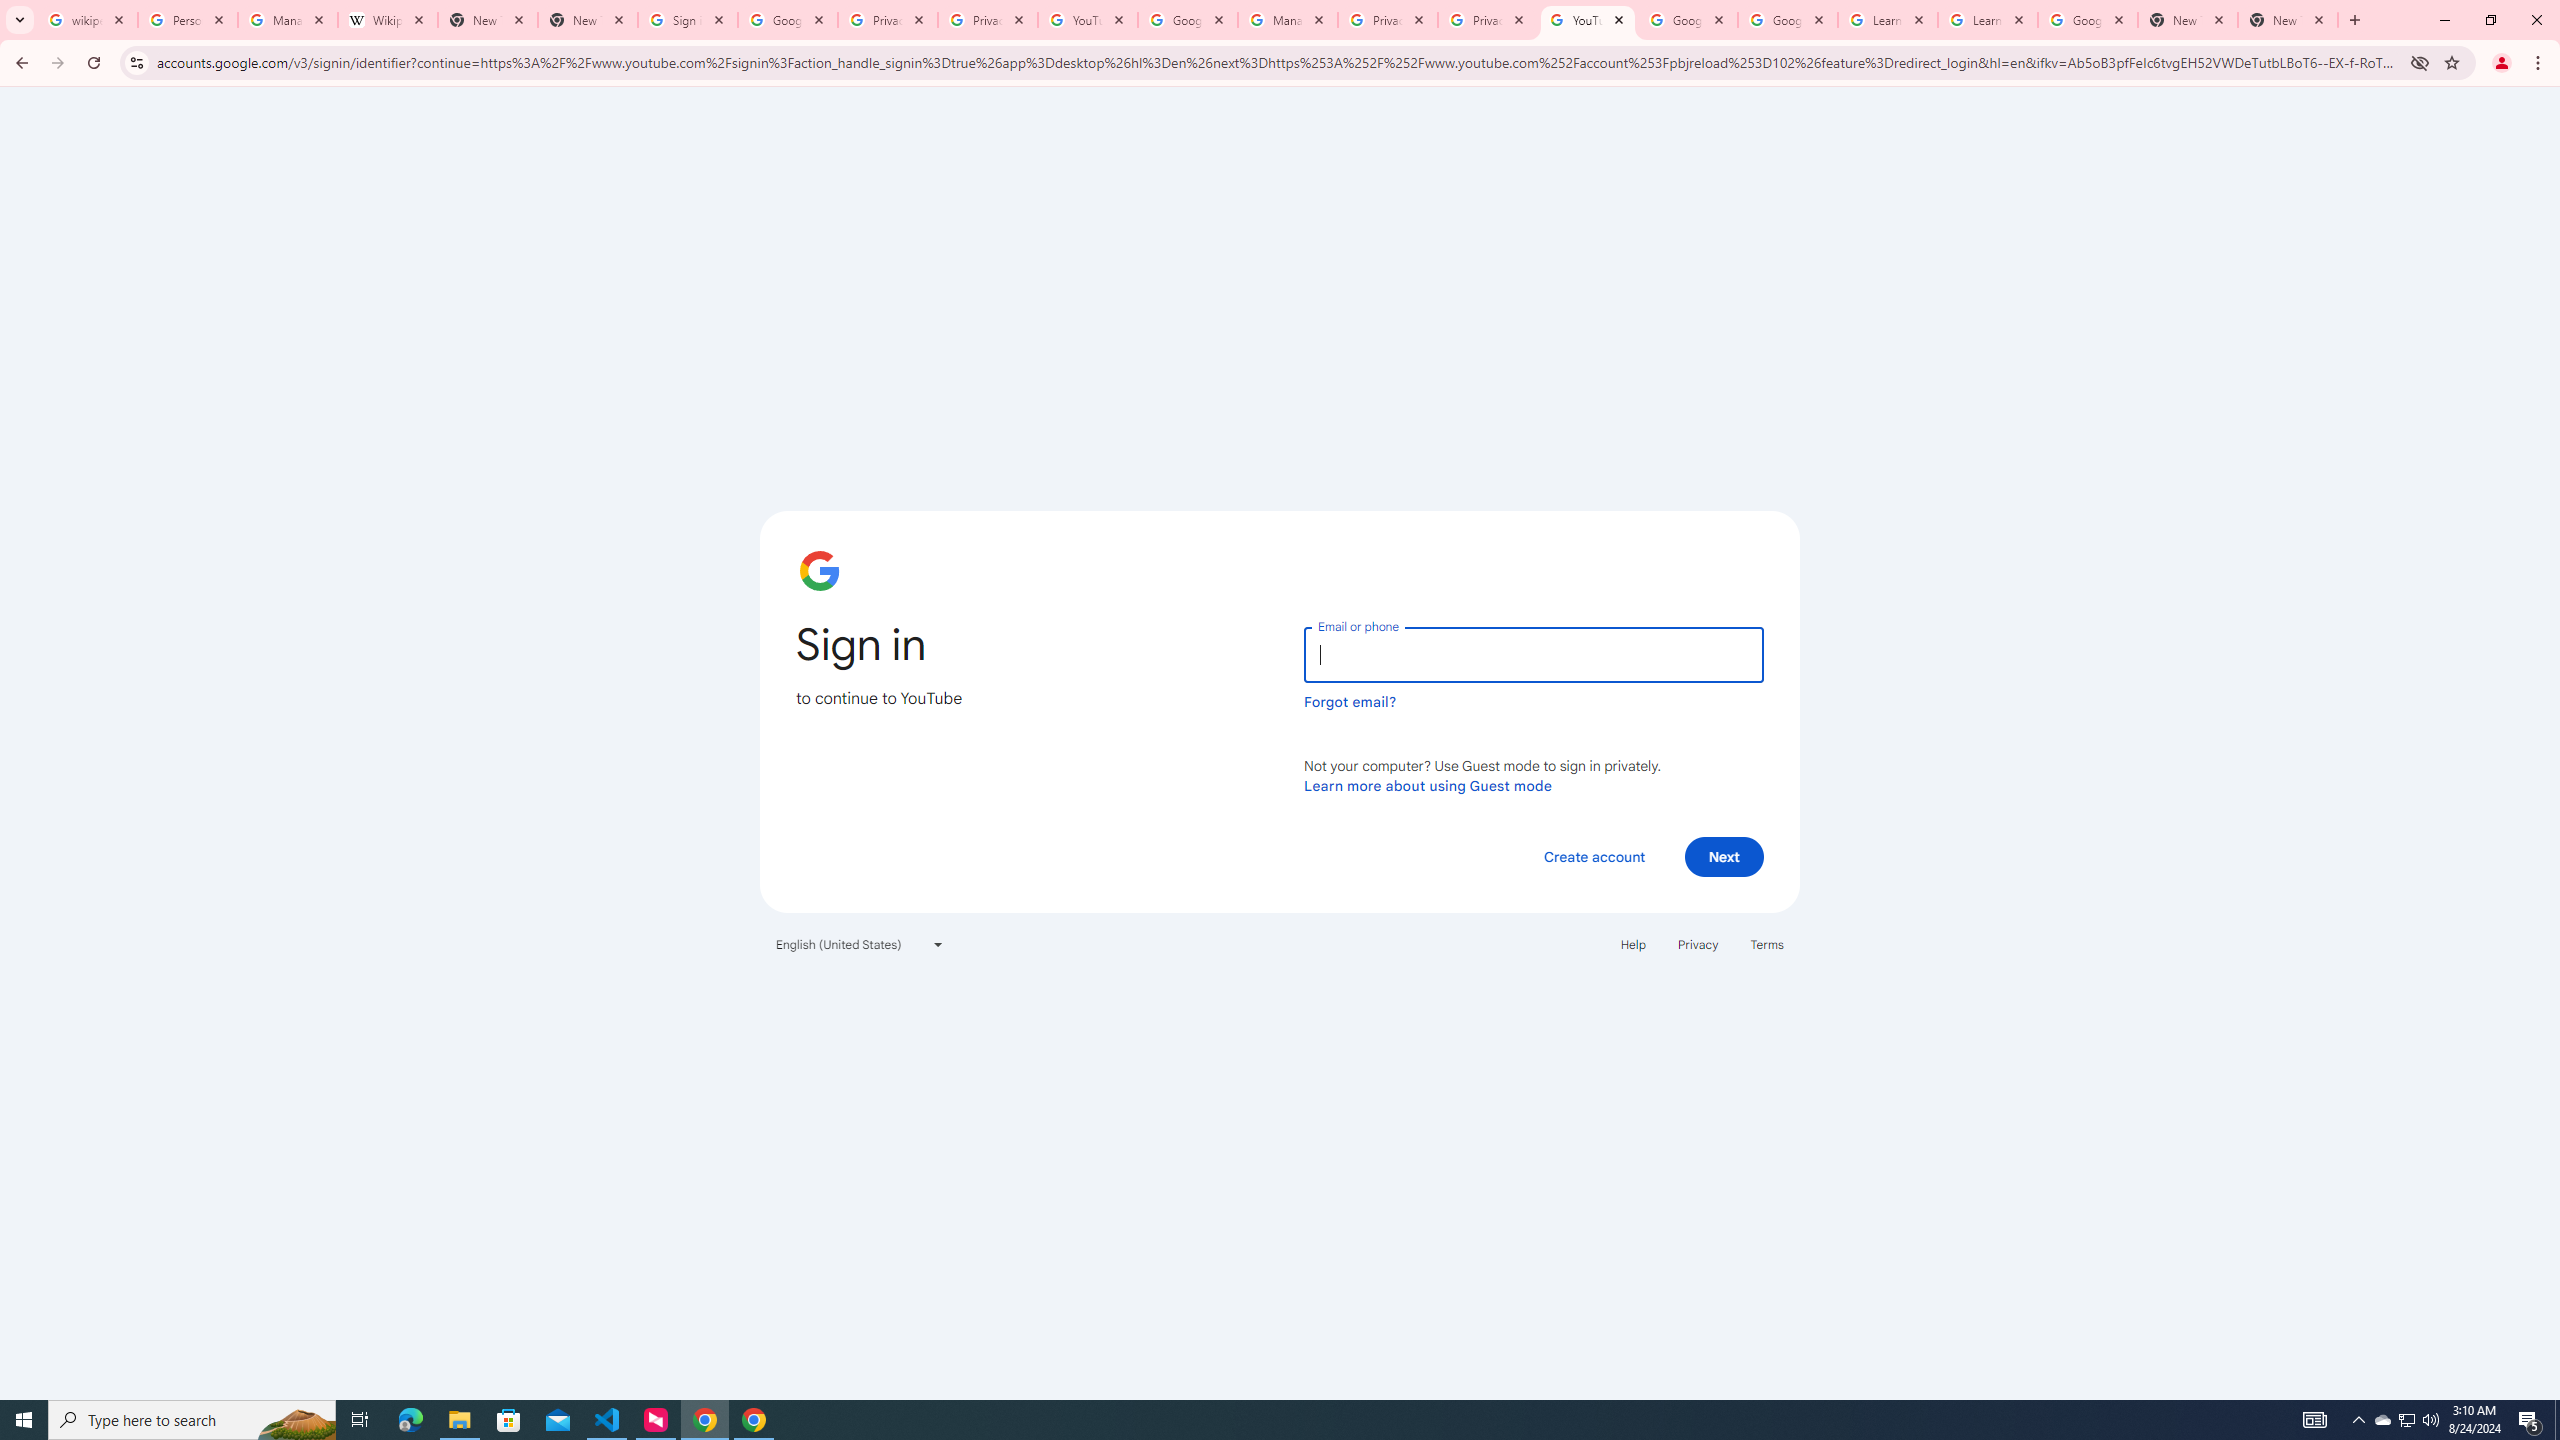  What do you see at coordinates (2188, 19) in the screenshot?
I see `'New Tab'` at bounding box center [2188, 19].